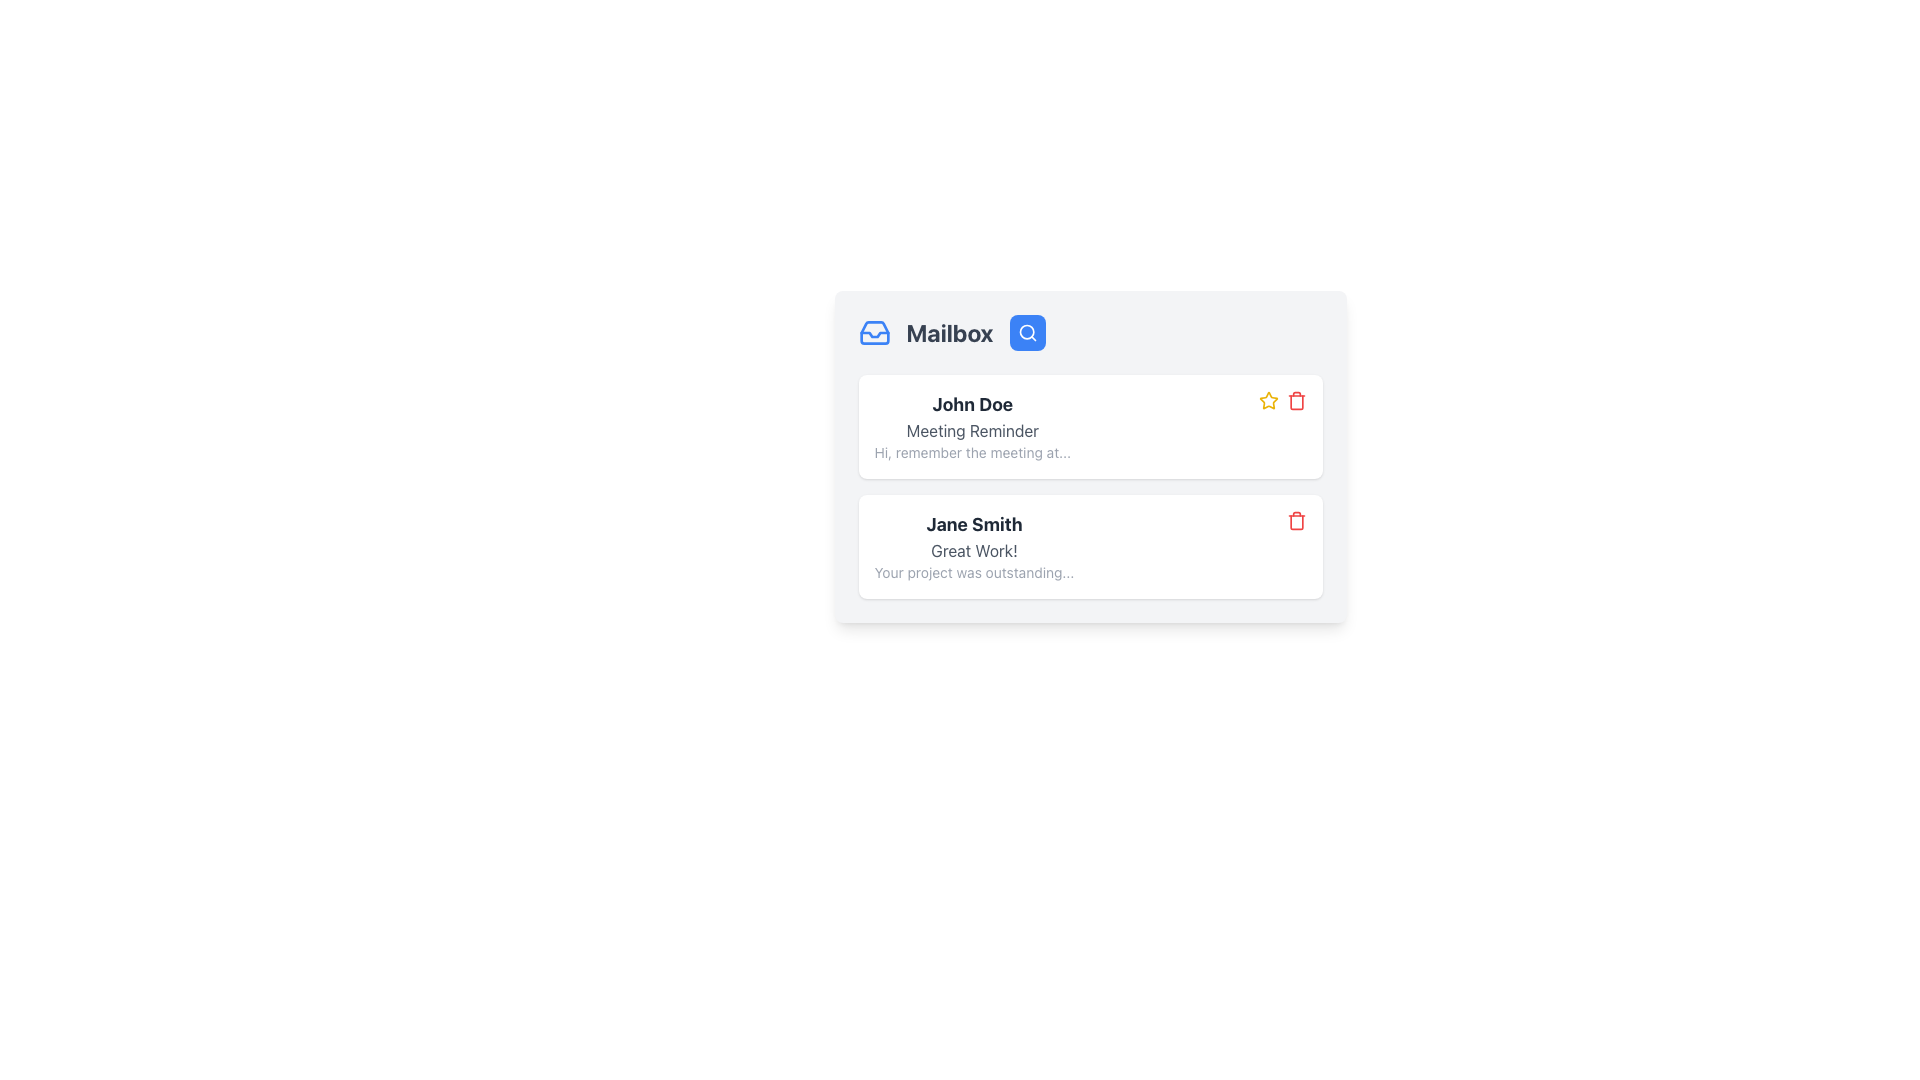 This screenshot has width=1920, height=1080. I want to click on the yellow star icon, which has a white interior and is located to the right of 'John Doe' in the message summary card, so click(1267, 400).